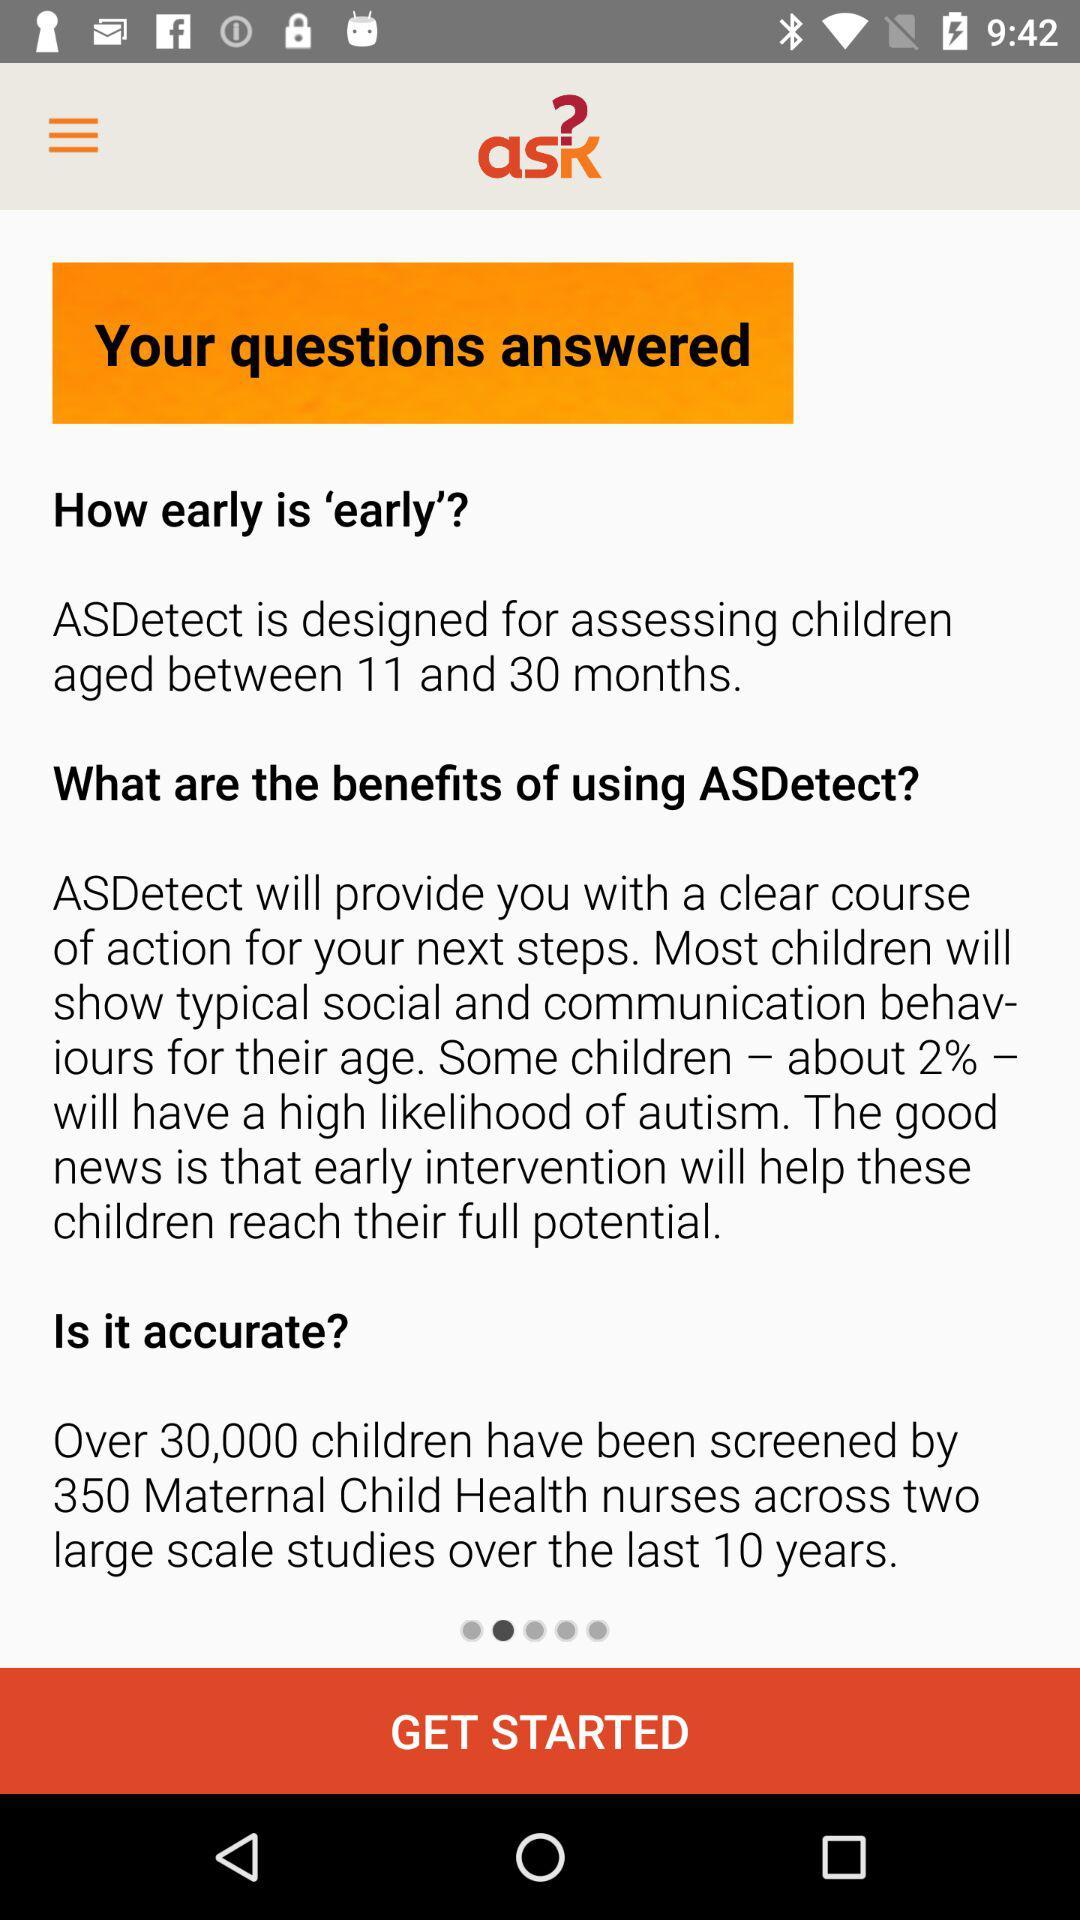  Describe the element at coordinates (72, 135) in the screenshot. I see `item at the top left corner` at that location.